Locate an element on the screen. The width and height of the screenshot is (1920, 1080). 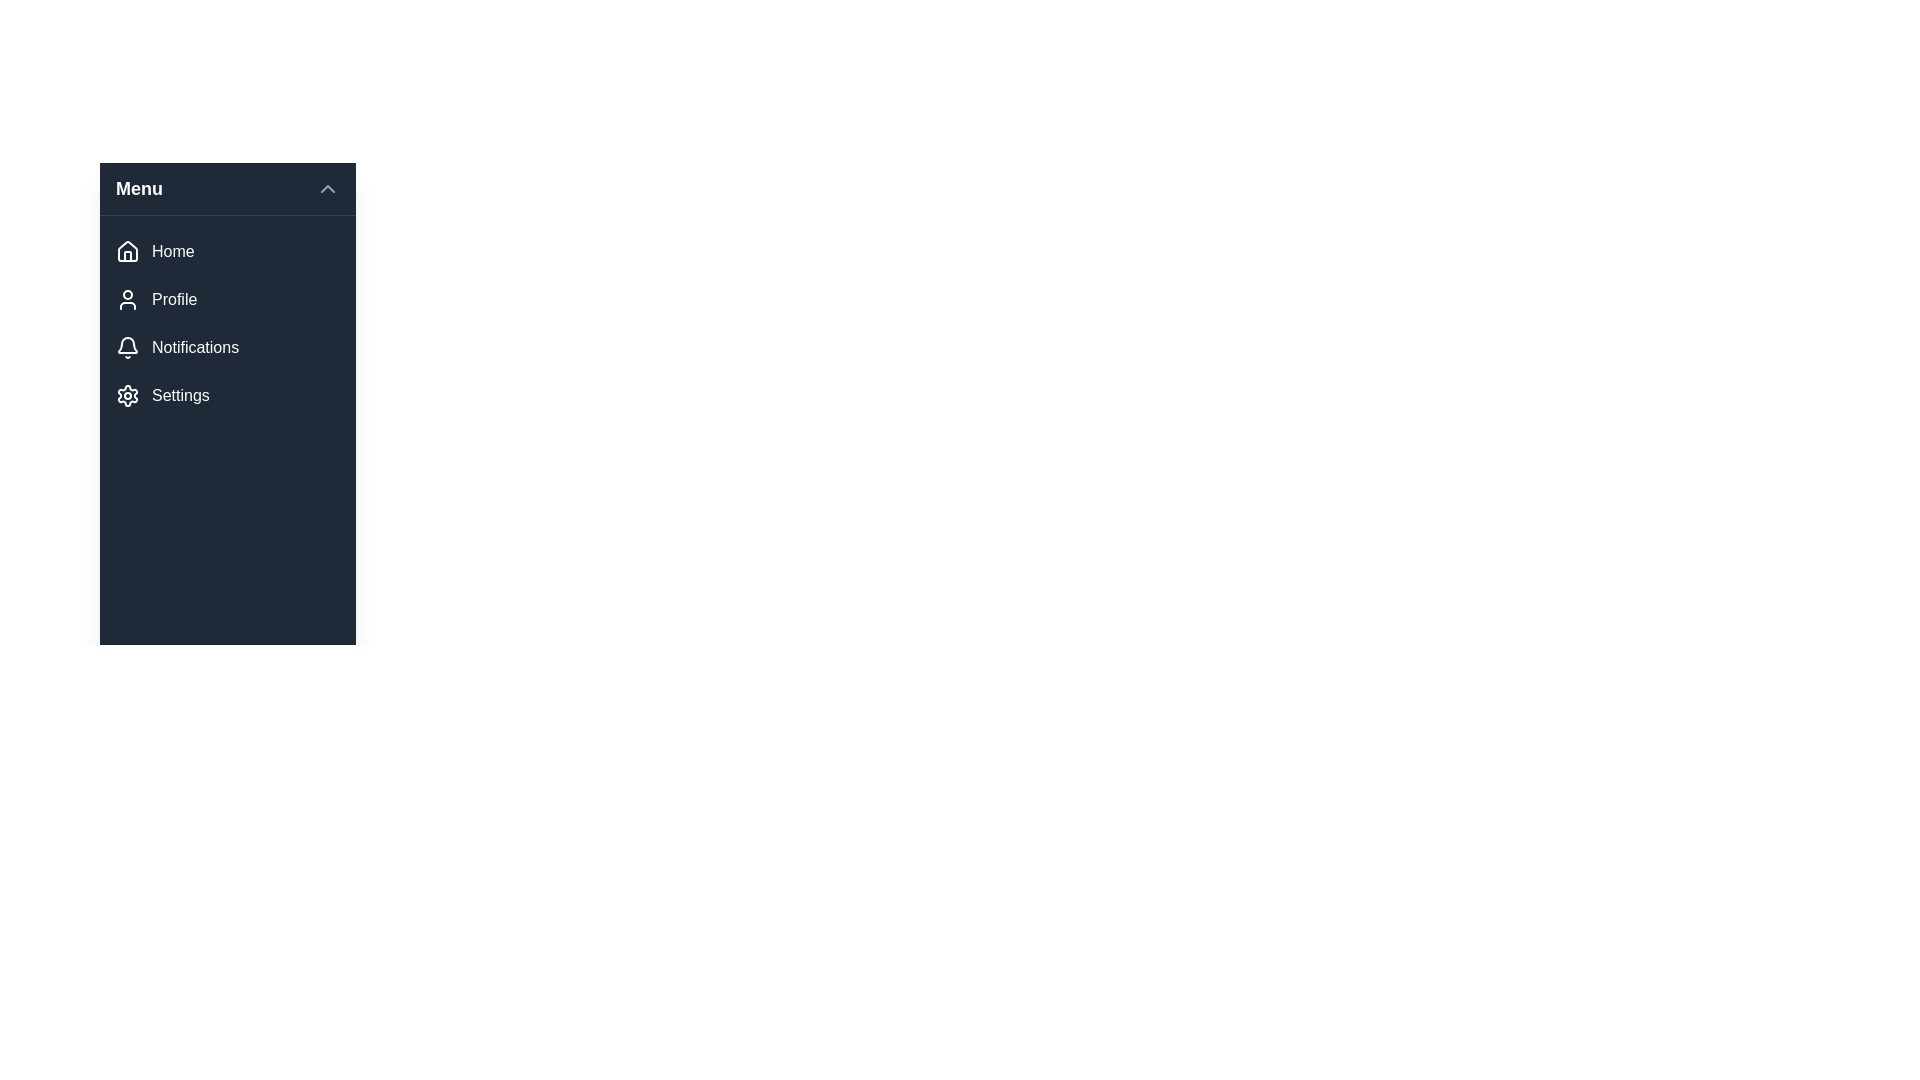
the navigation button for accessing the Notifications section, which is the third option is located at coordinates (227, 346).